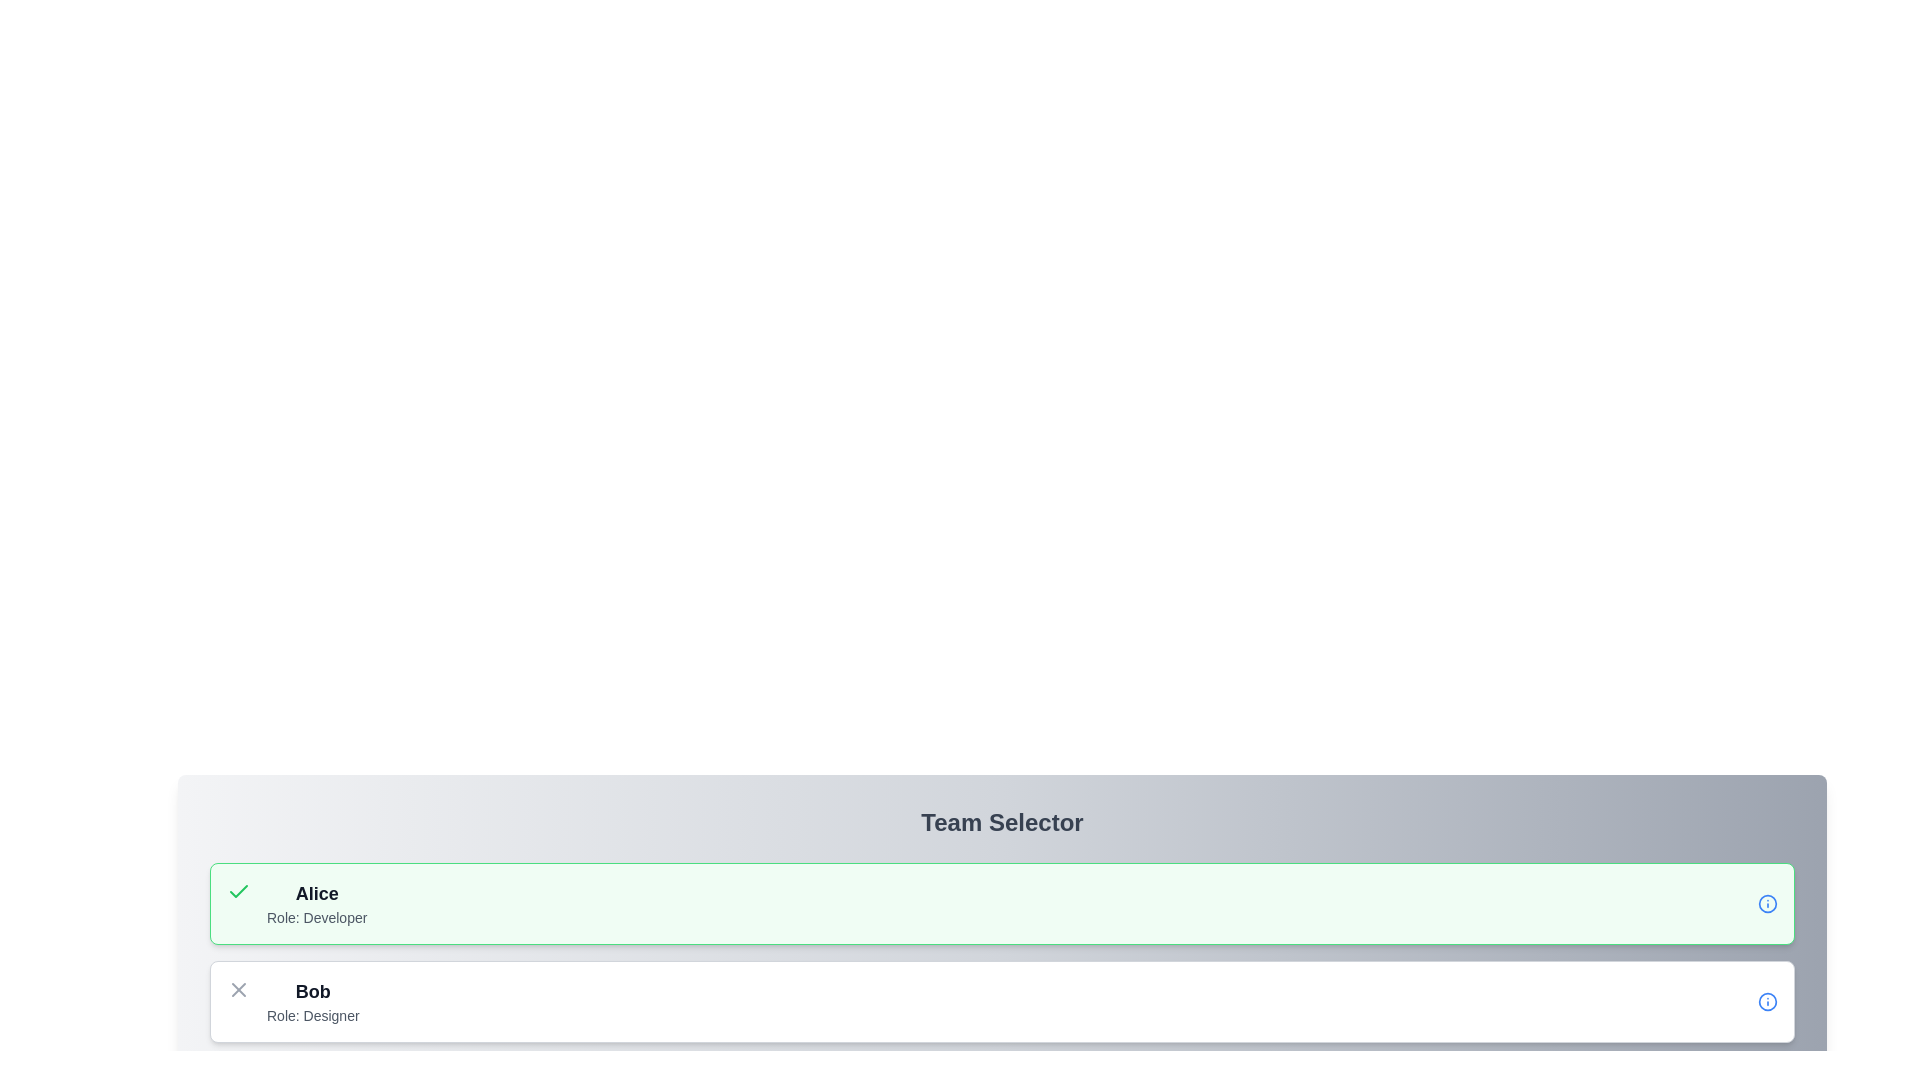 This screenshot has height=1080, width=1920. Describe the element at coordinates (316, 903) in the screenshot. I see `the Text Label displaying the name 'Alice' in the team selector interface, located in the top-left corner of the section with green highlighting` at that location.